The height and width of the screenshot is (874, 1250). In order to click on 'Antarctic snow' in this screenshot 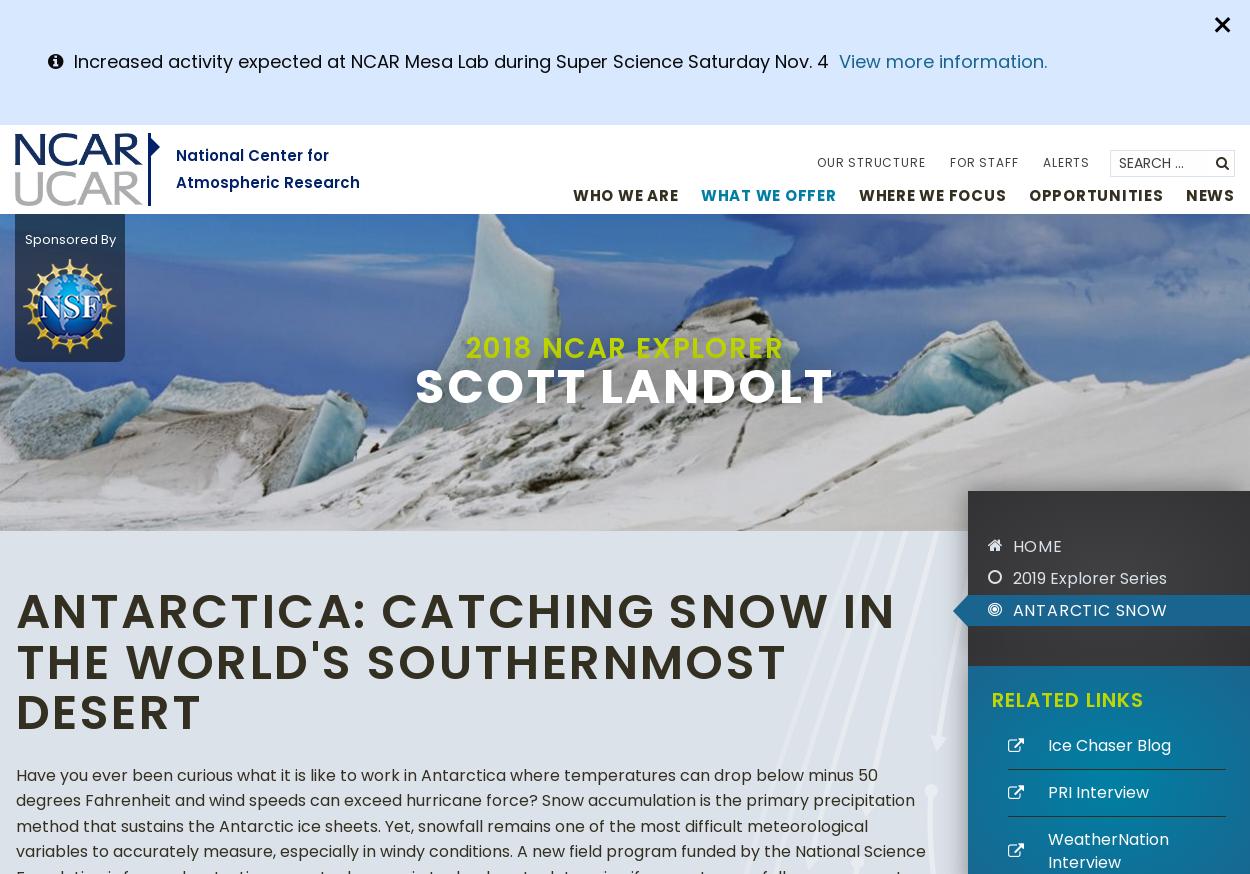, I will do `click(1088, 608)`.